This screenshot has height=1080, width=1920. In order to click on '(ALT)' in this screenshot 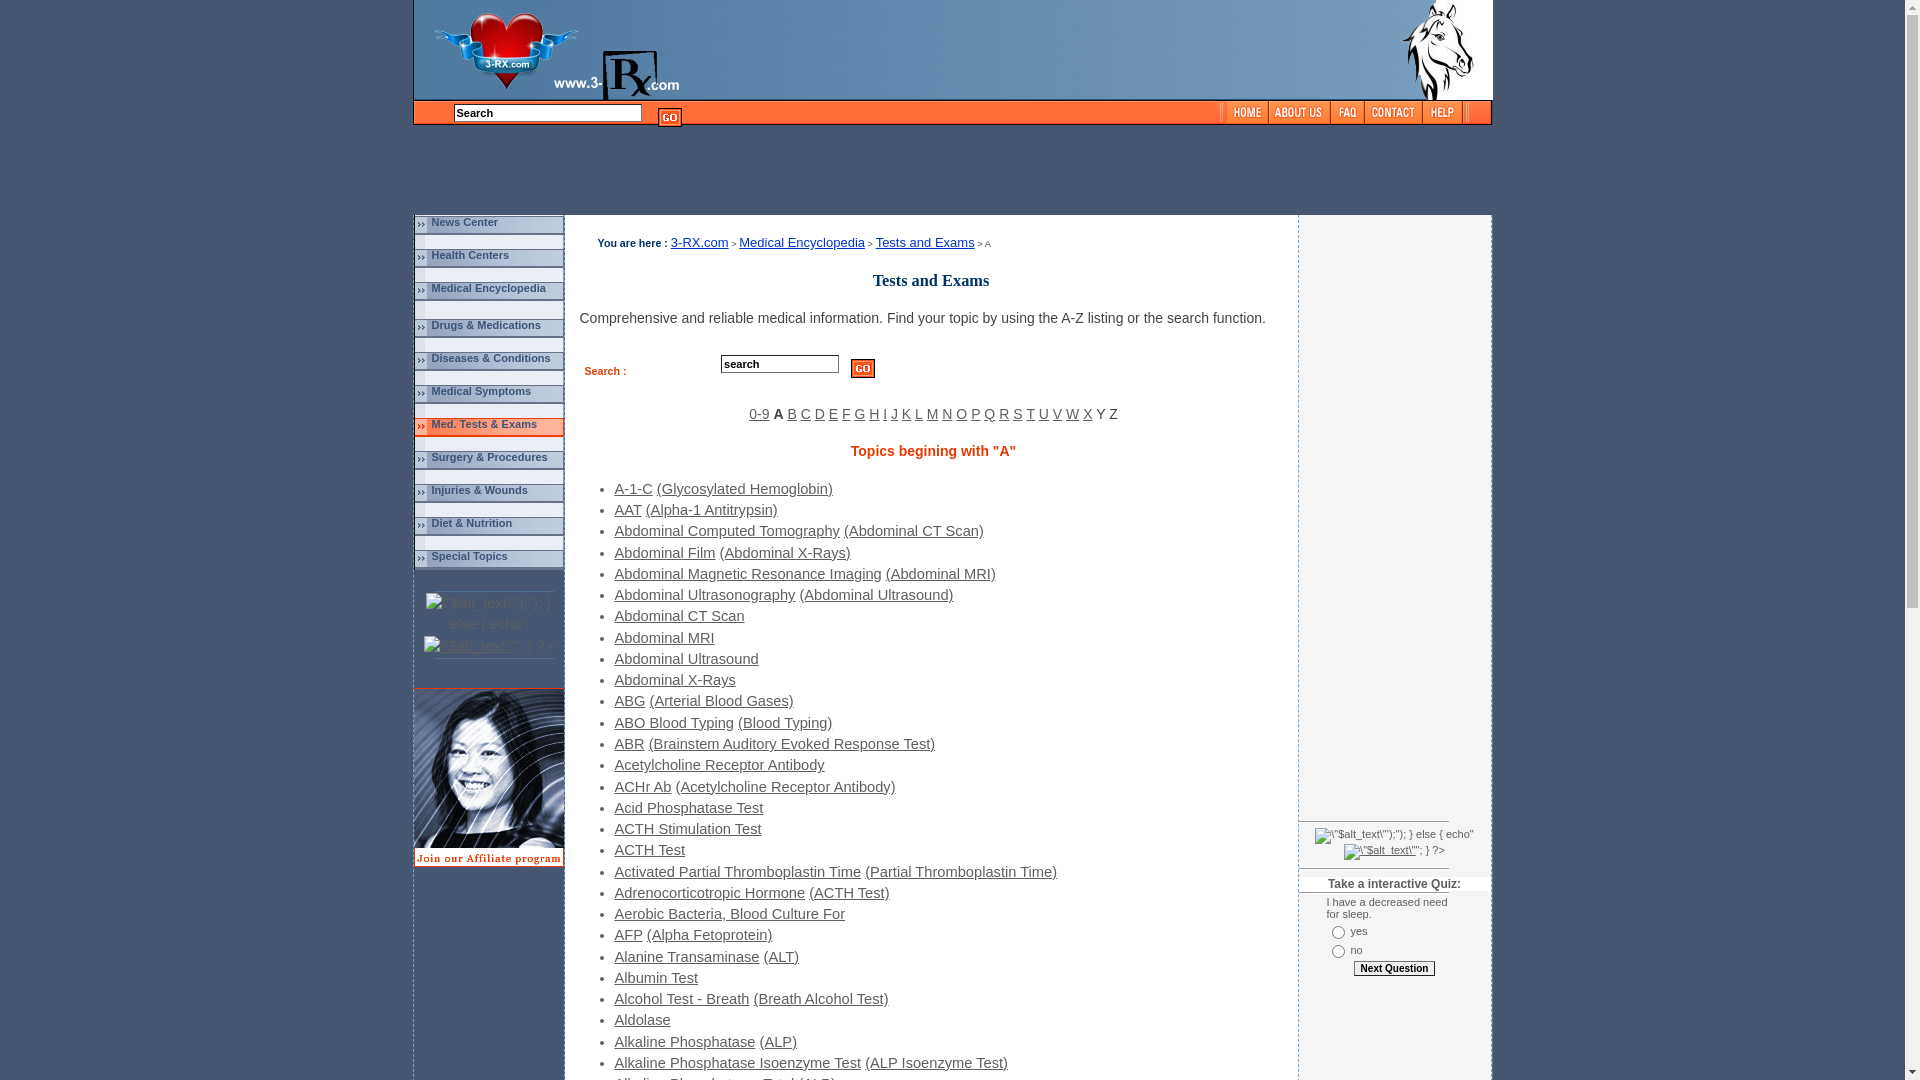, I will do `click(762, 955)`.